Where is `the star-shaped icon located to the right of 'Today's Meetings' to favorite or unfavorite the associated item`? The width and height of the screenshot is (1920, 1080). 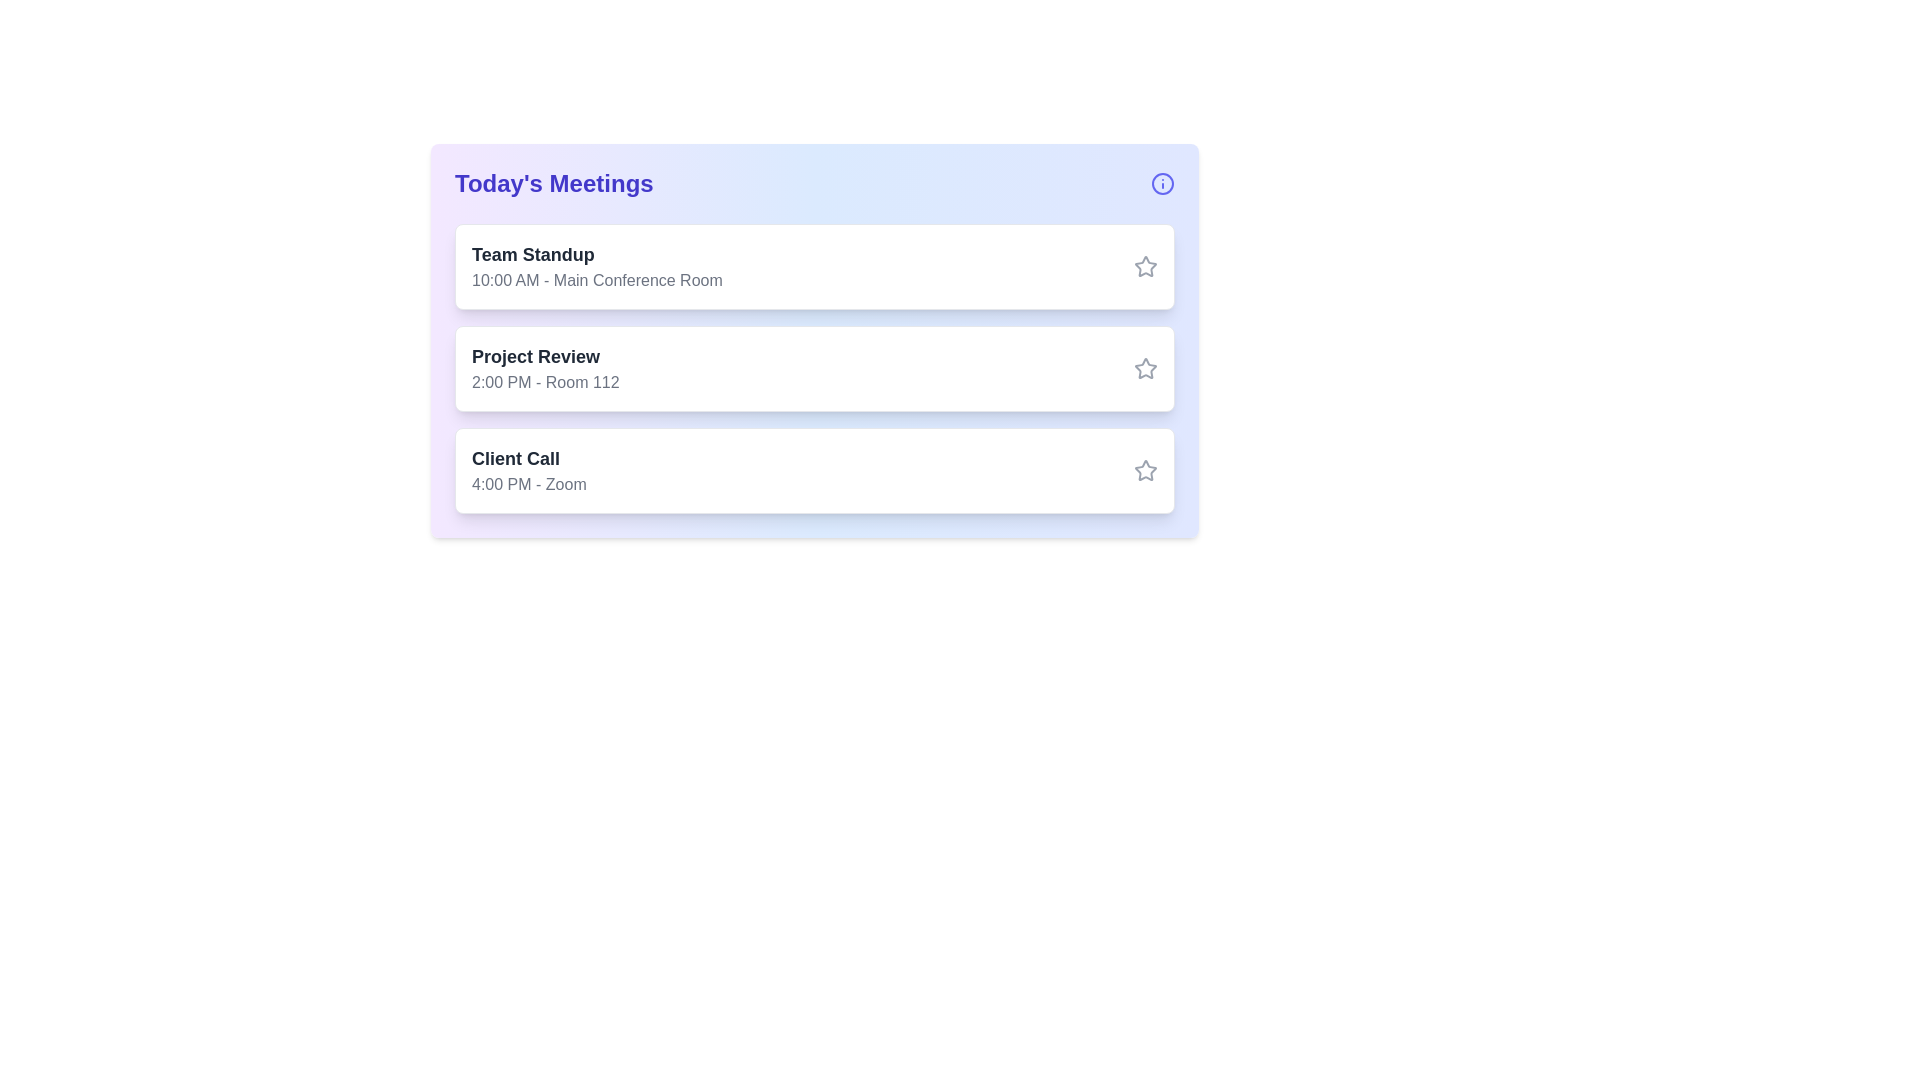
the star-shaped icon located to the right of 'Today's Meetings' to favorite or unfavorite the associated item is located at coordinates (1146, 470).